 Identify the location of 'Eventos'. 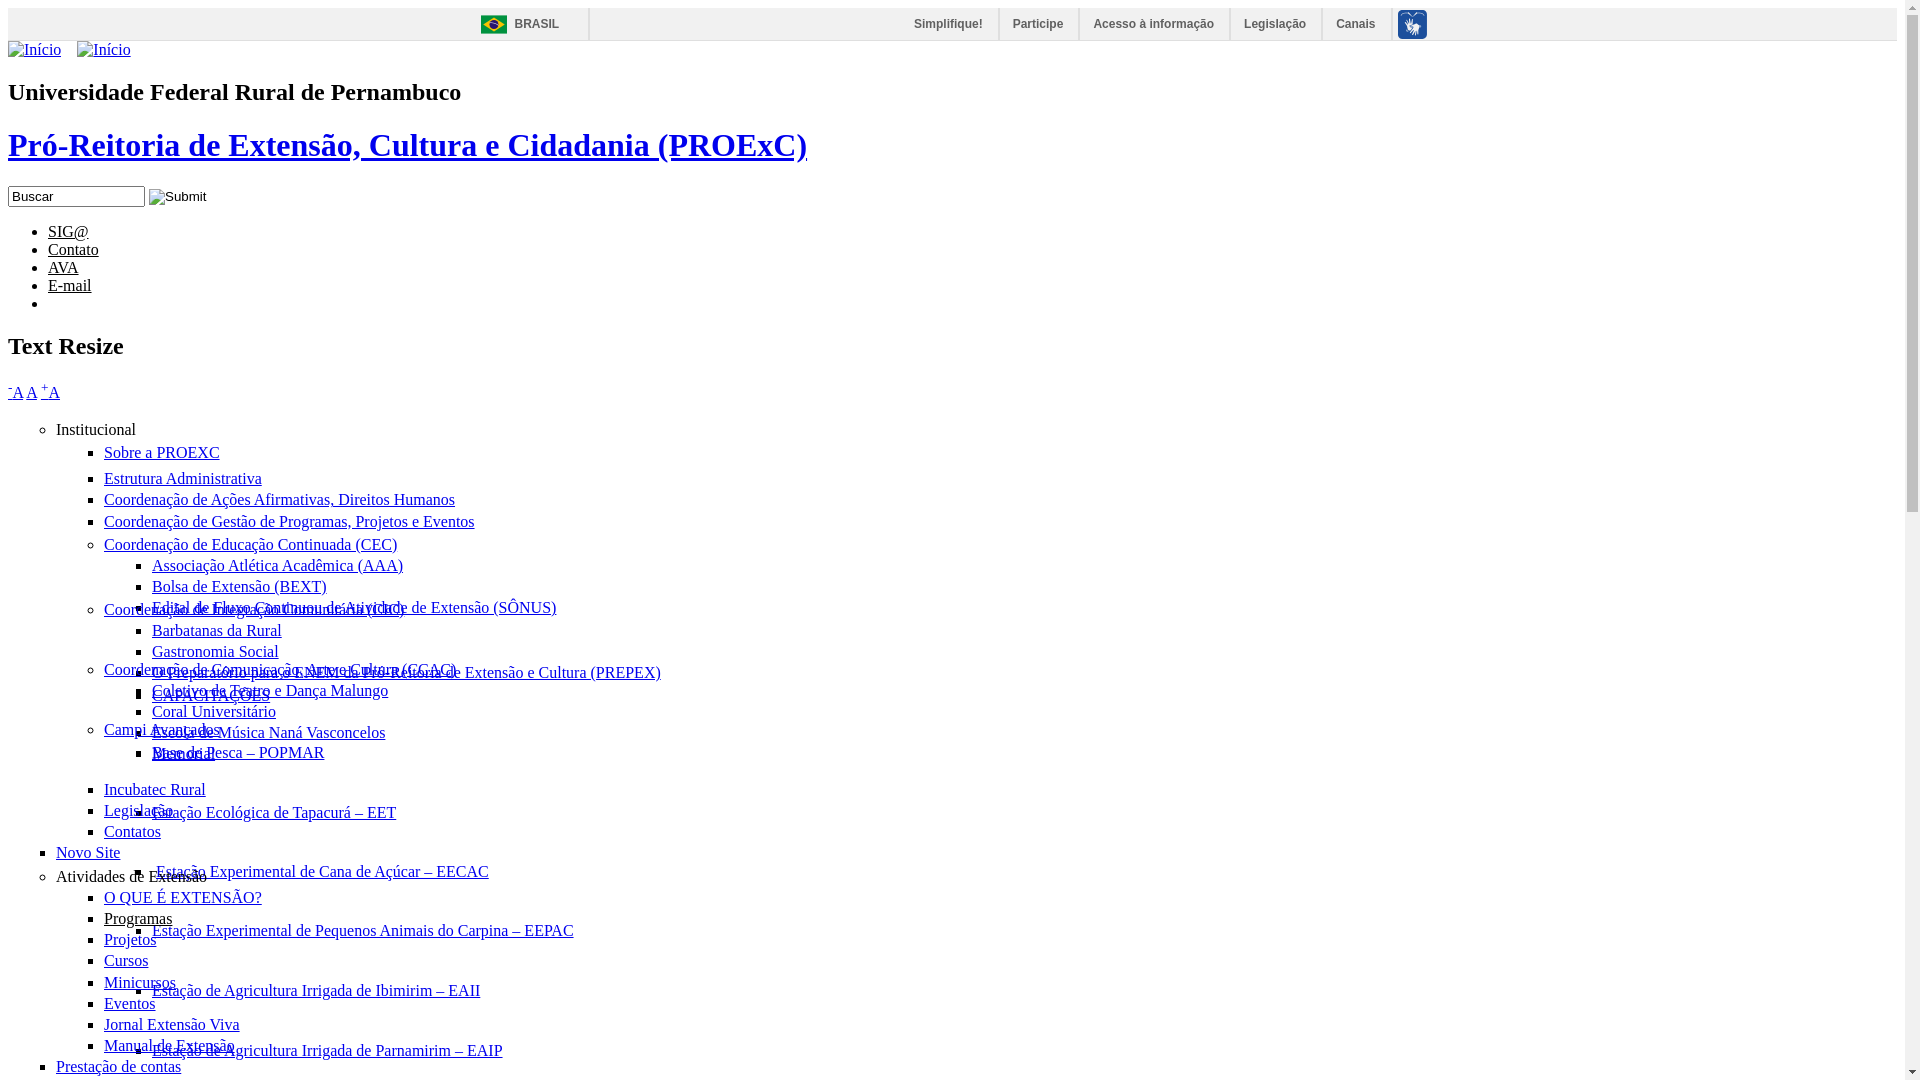
(128, 1003).